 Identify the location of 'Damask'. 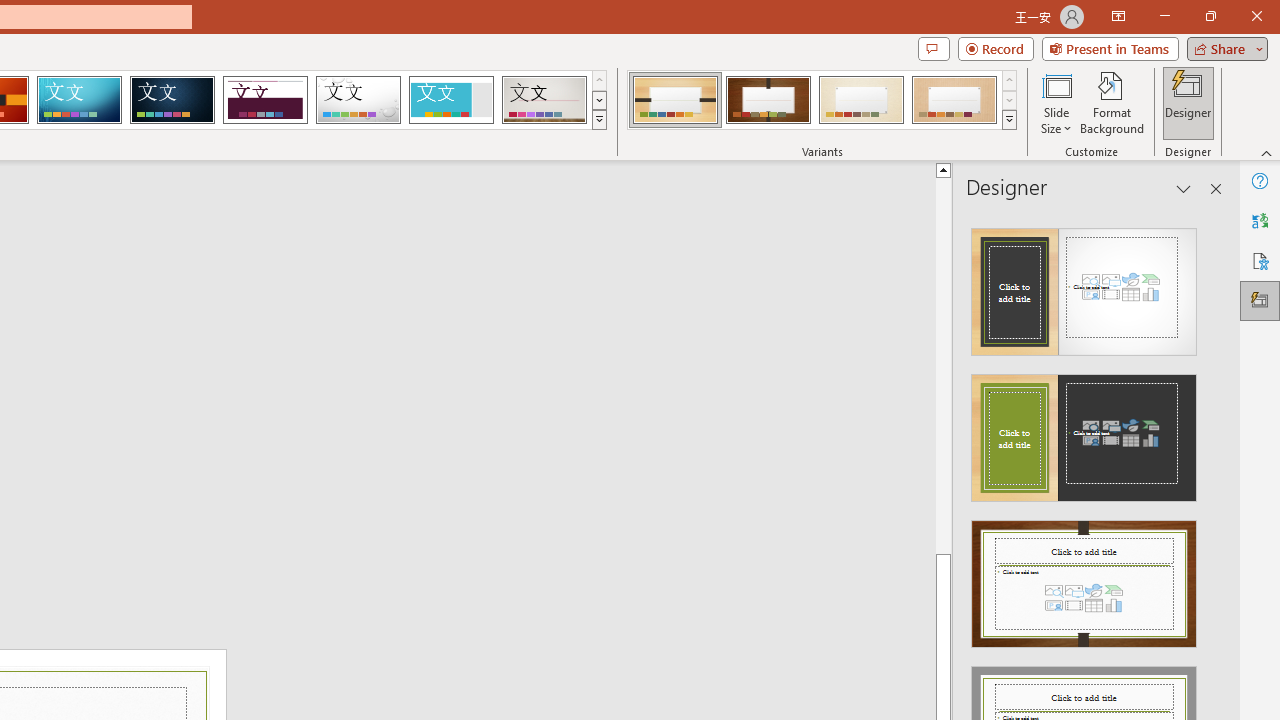
(172, 100).